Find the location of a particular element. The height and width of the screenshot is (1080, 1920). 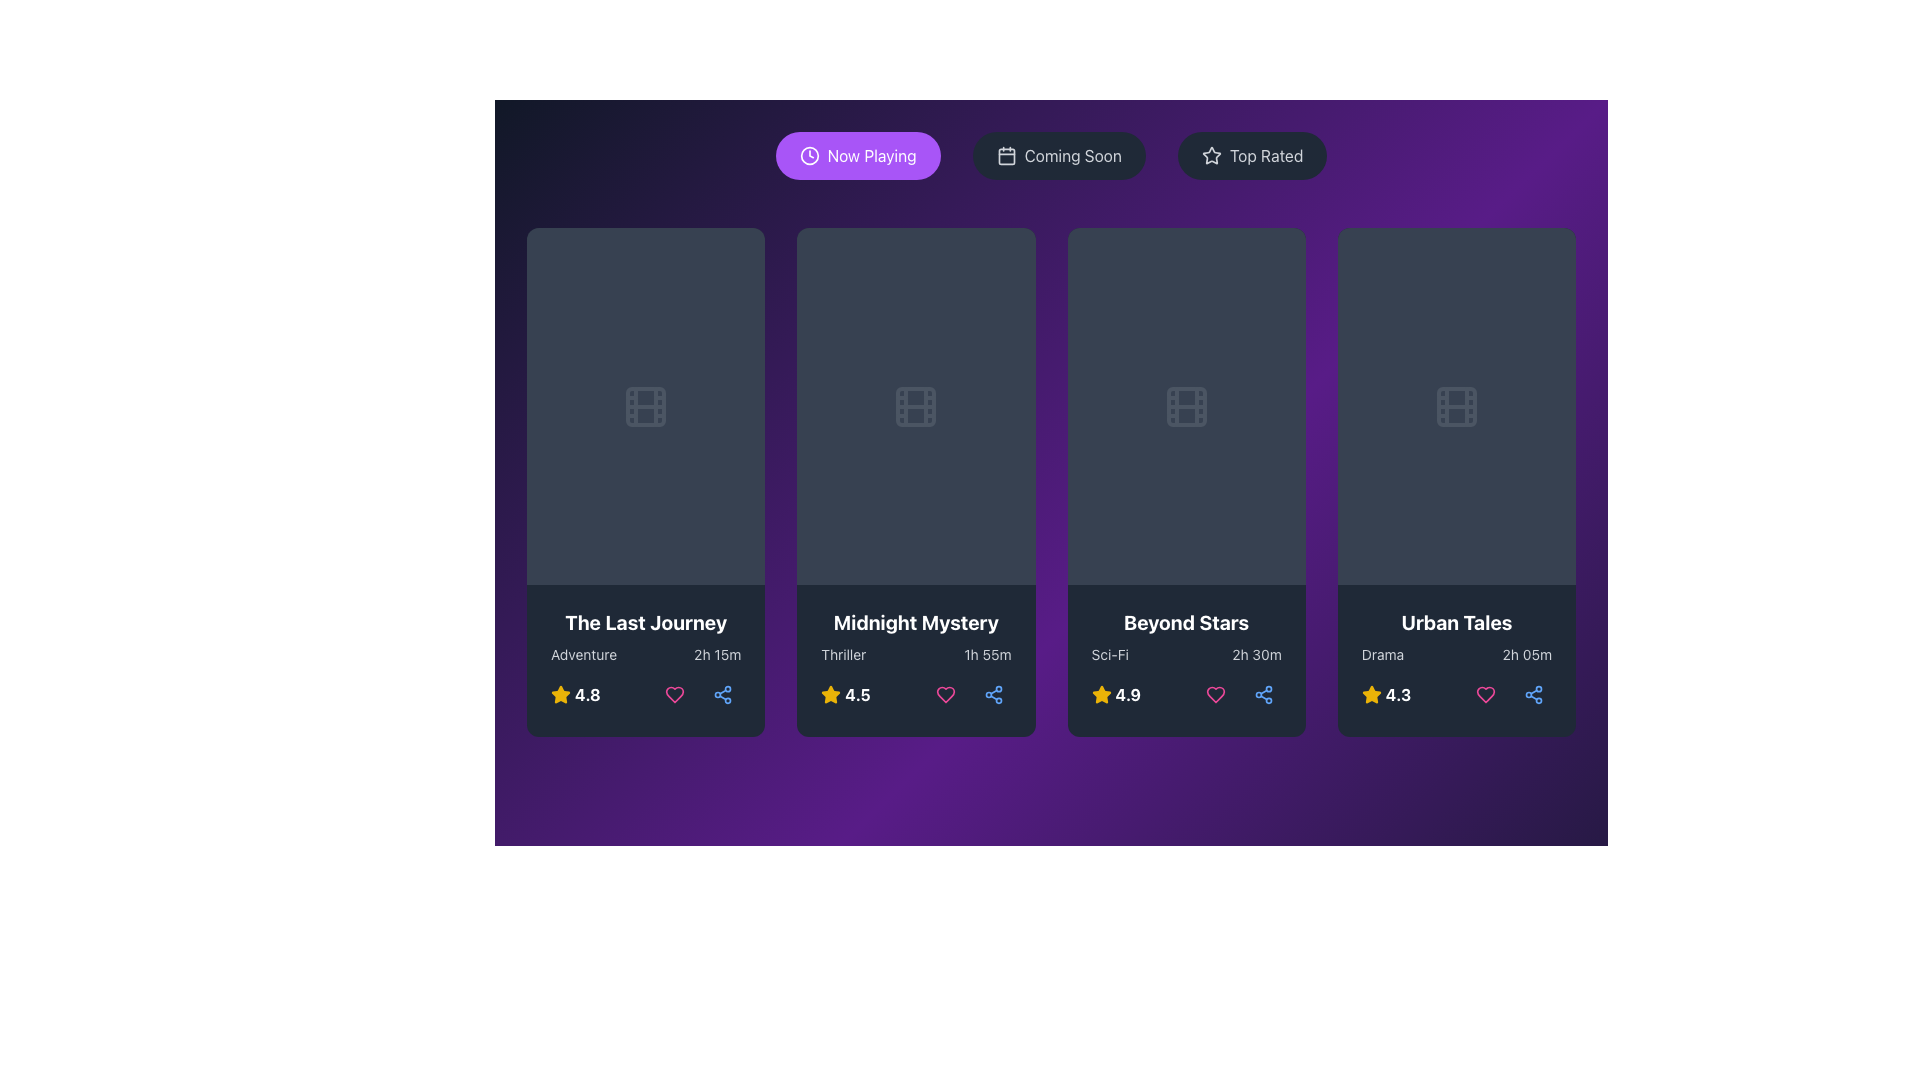

rating value displayed as '4.9' in bold white font at the bottom of the card for the movie 'Beyond Stars' is located at coordinates (1128, 694).